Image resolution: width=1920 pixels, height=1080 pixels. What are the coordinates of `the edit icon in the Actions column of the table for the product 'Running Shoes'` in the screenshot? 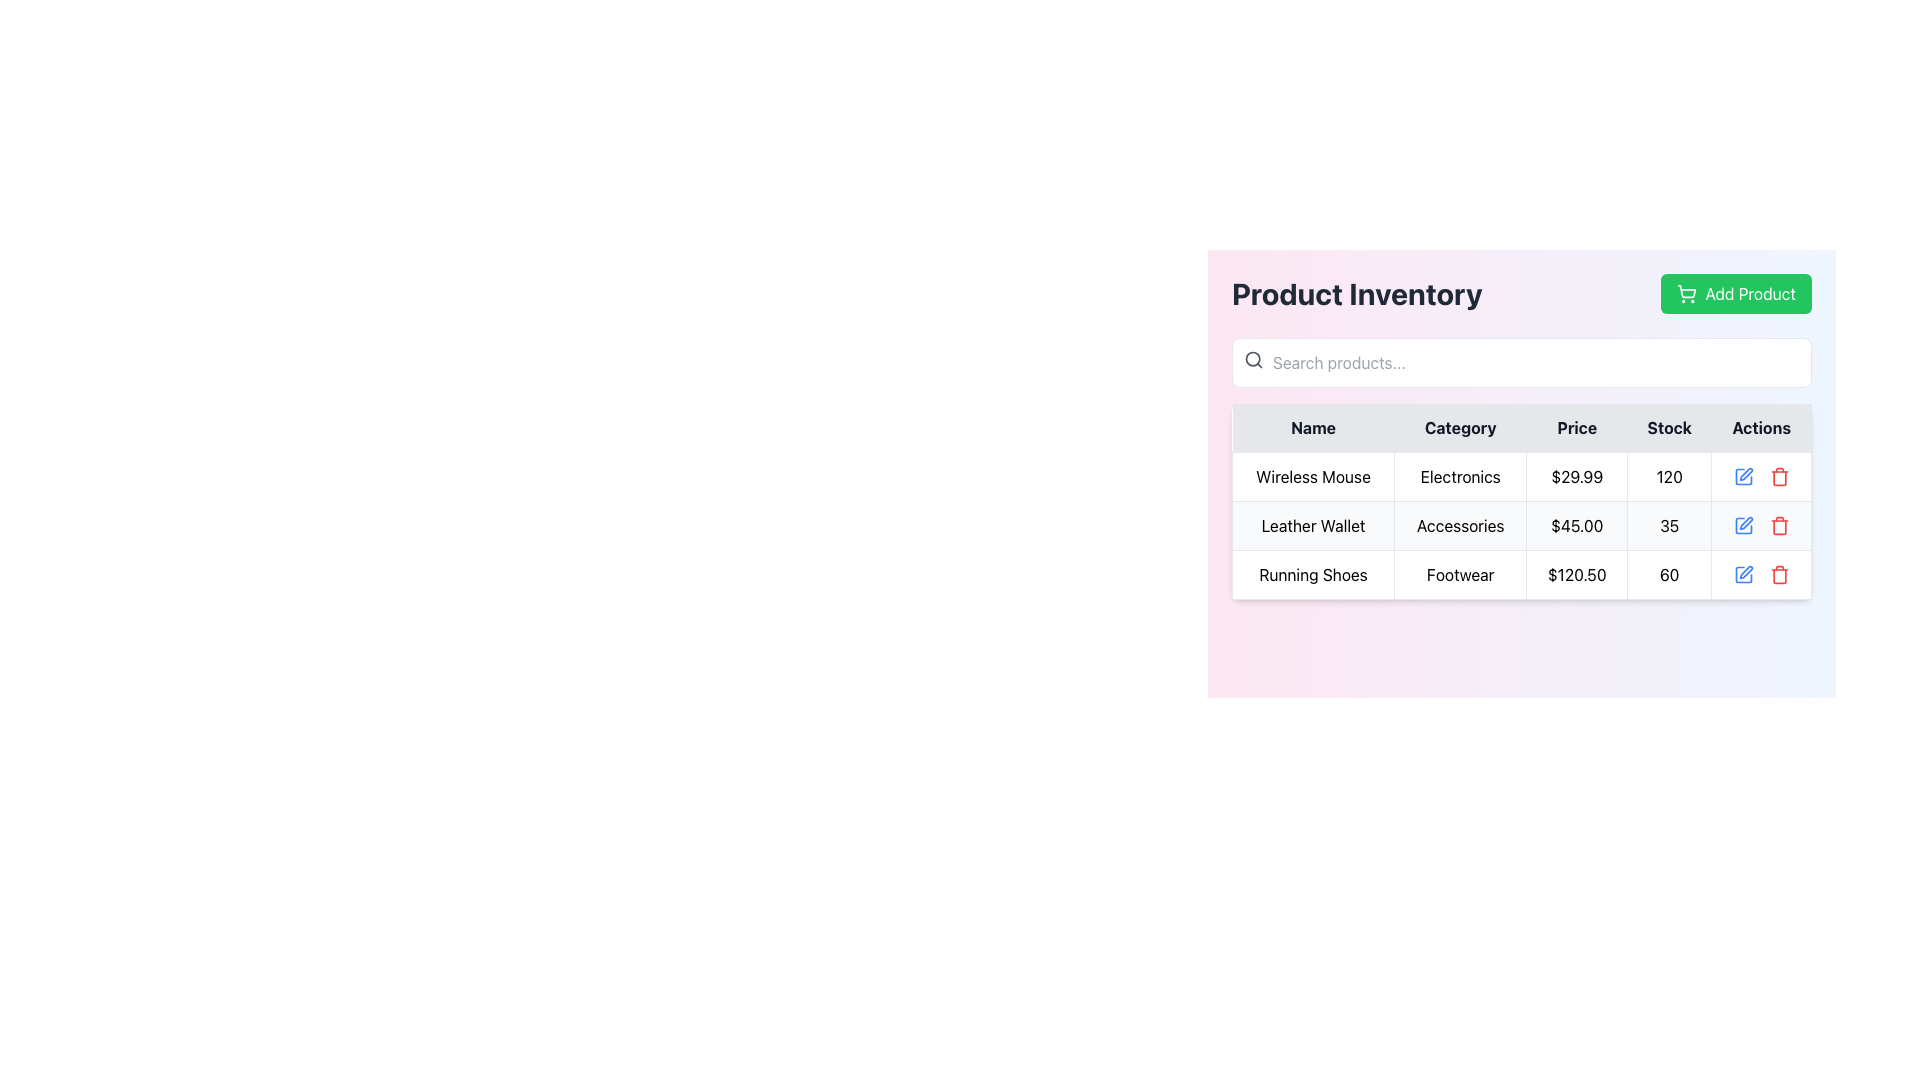 It's located at (1745, 474).